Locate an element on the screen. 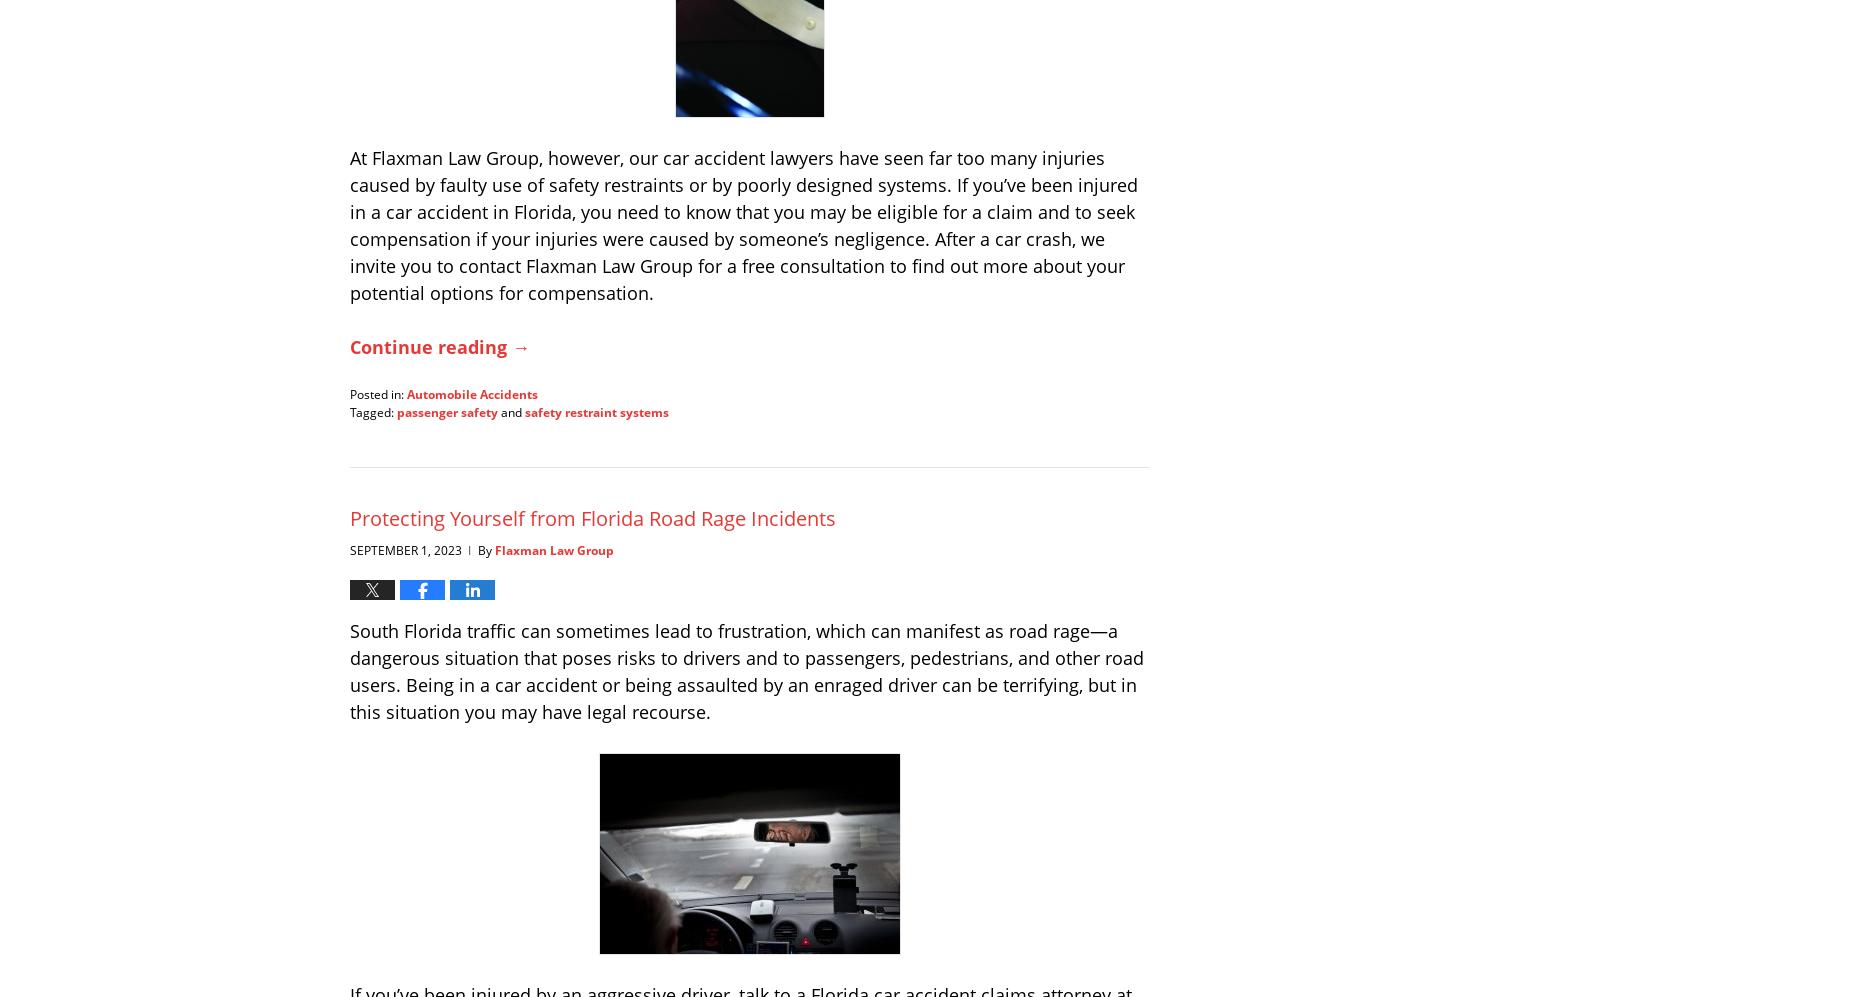 The image size is (1850, 997). 'Posted in:' is located at coordinates (376, 393).